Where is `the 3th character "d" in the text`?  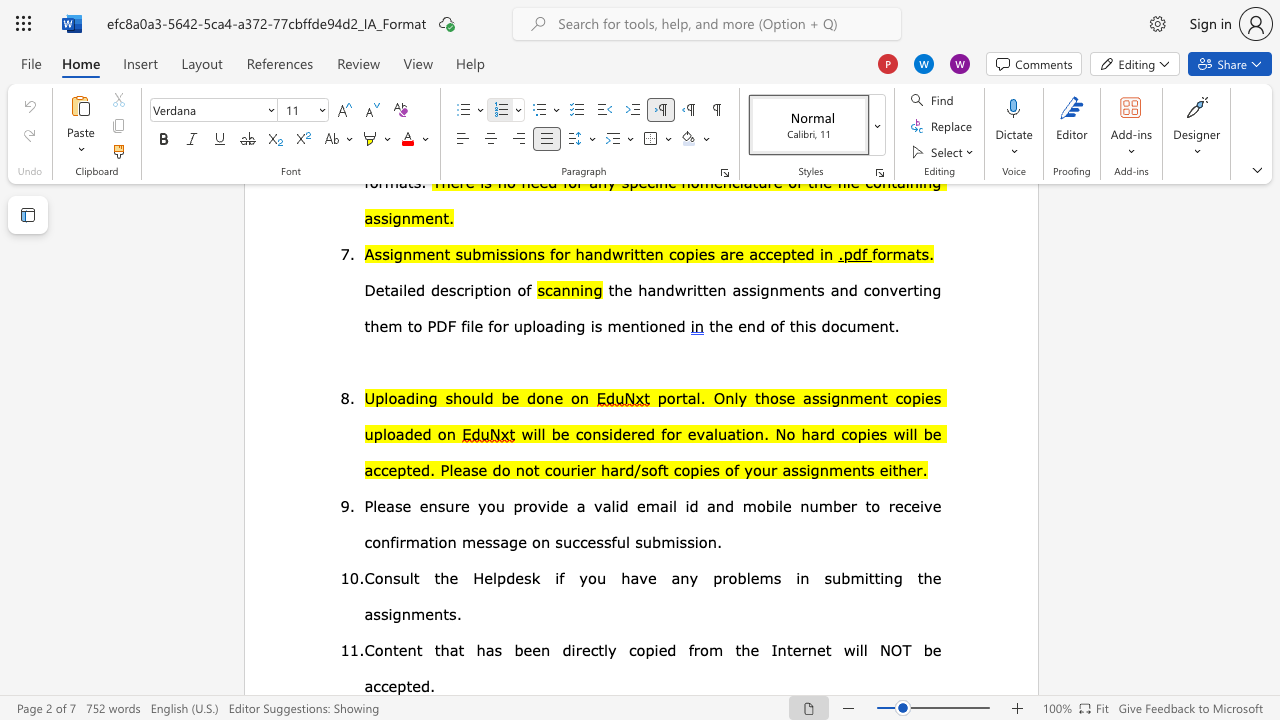 the 3th character "d" in the text is located at coordinates (424, 685).